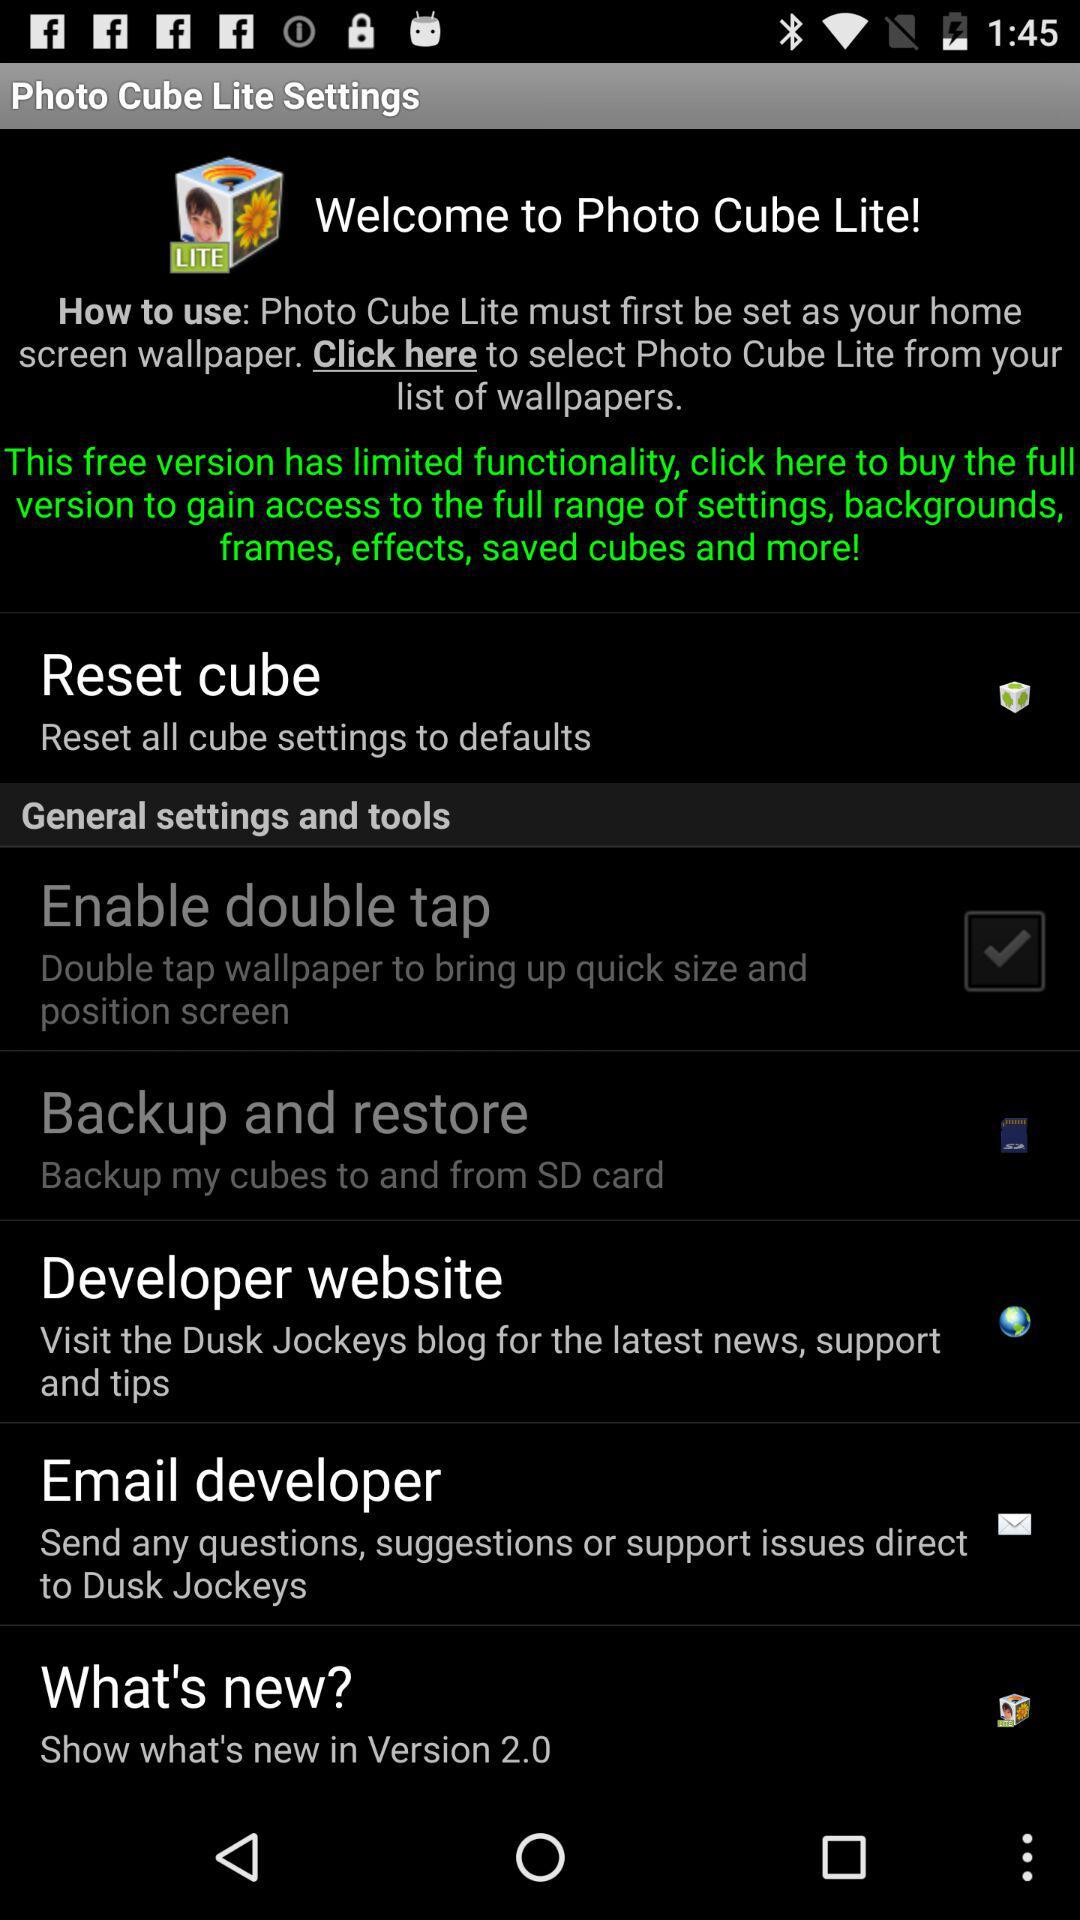 This screenshot has height=1920, width=1080. Describe the element at coordinates (540, 511) in the screenshot. I see `app above the send this cube app` at that location.